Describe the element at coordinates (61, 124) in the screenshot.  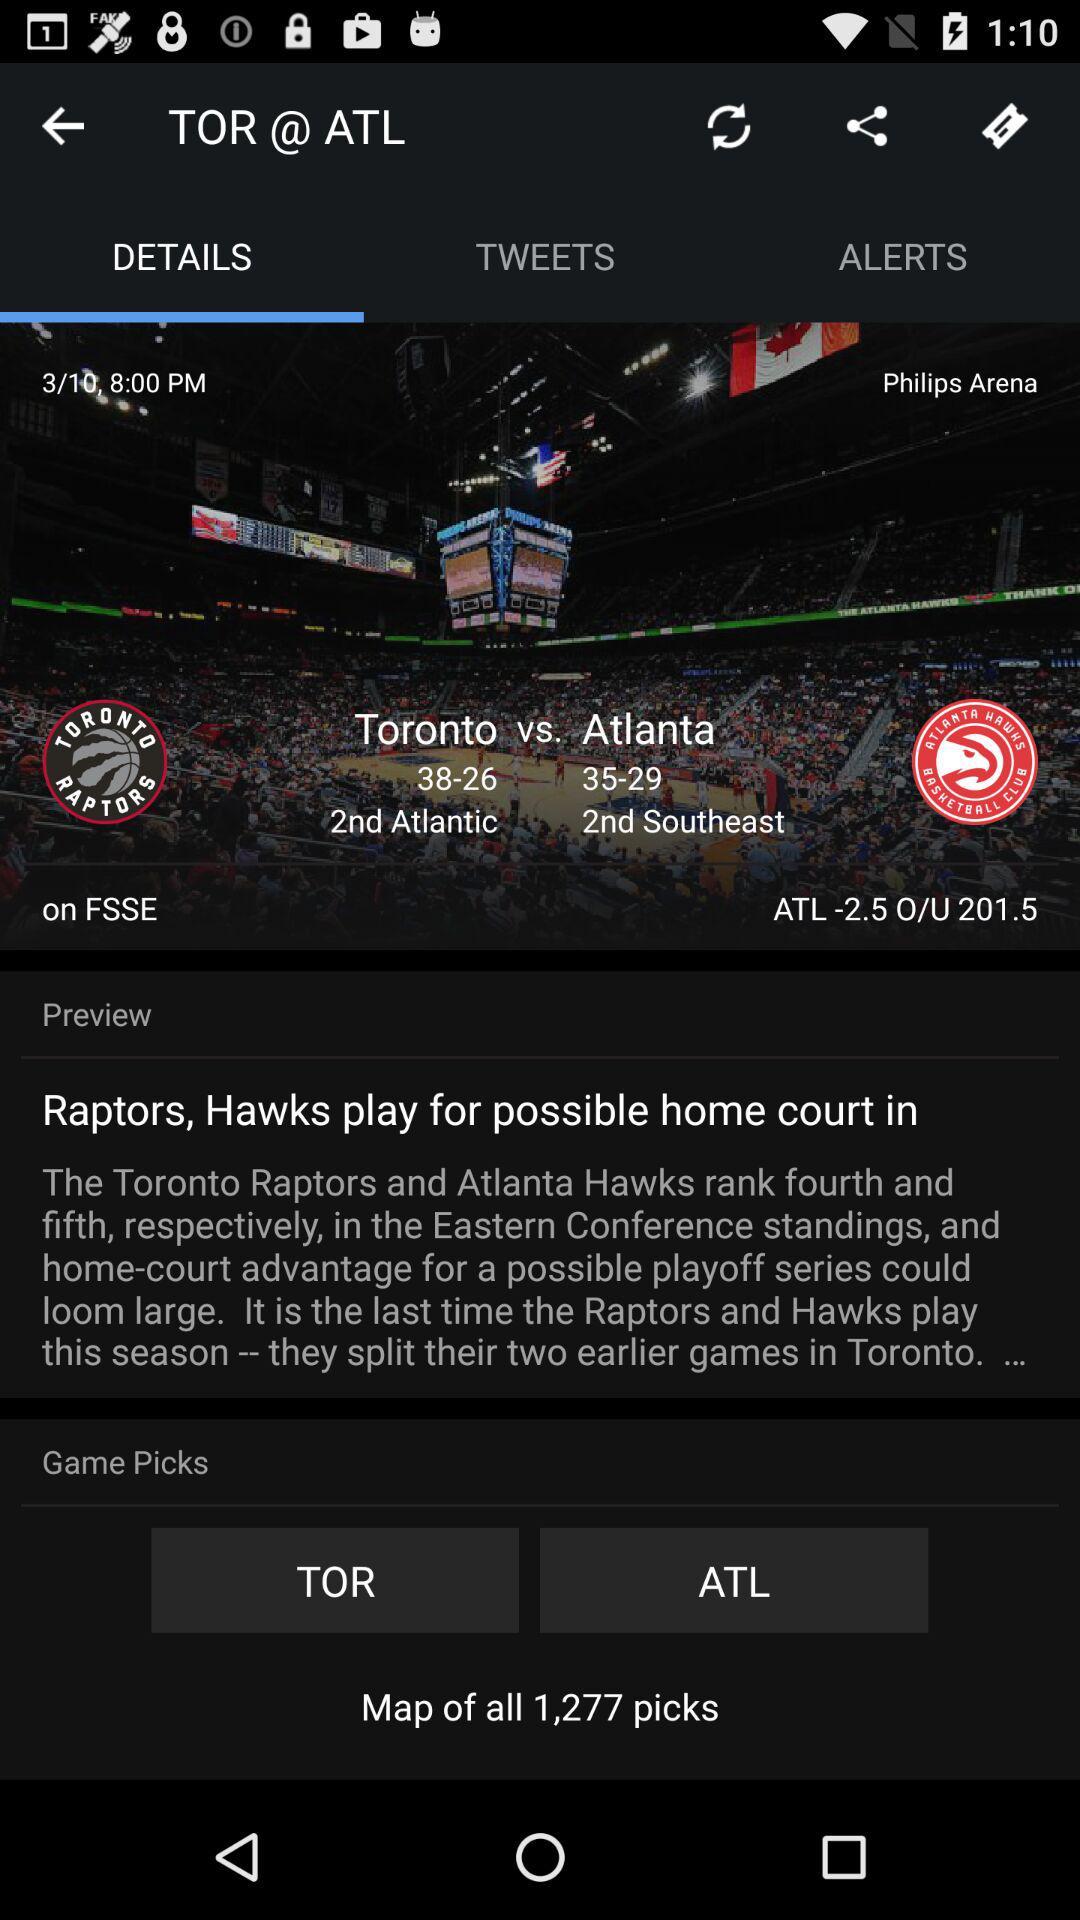
I see `go back` at that location.